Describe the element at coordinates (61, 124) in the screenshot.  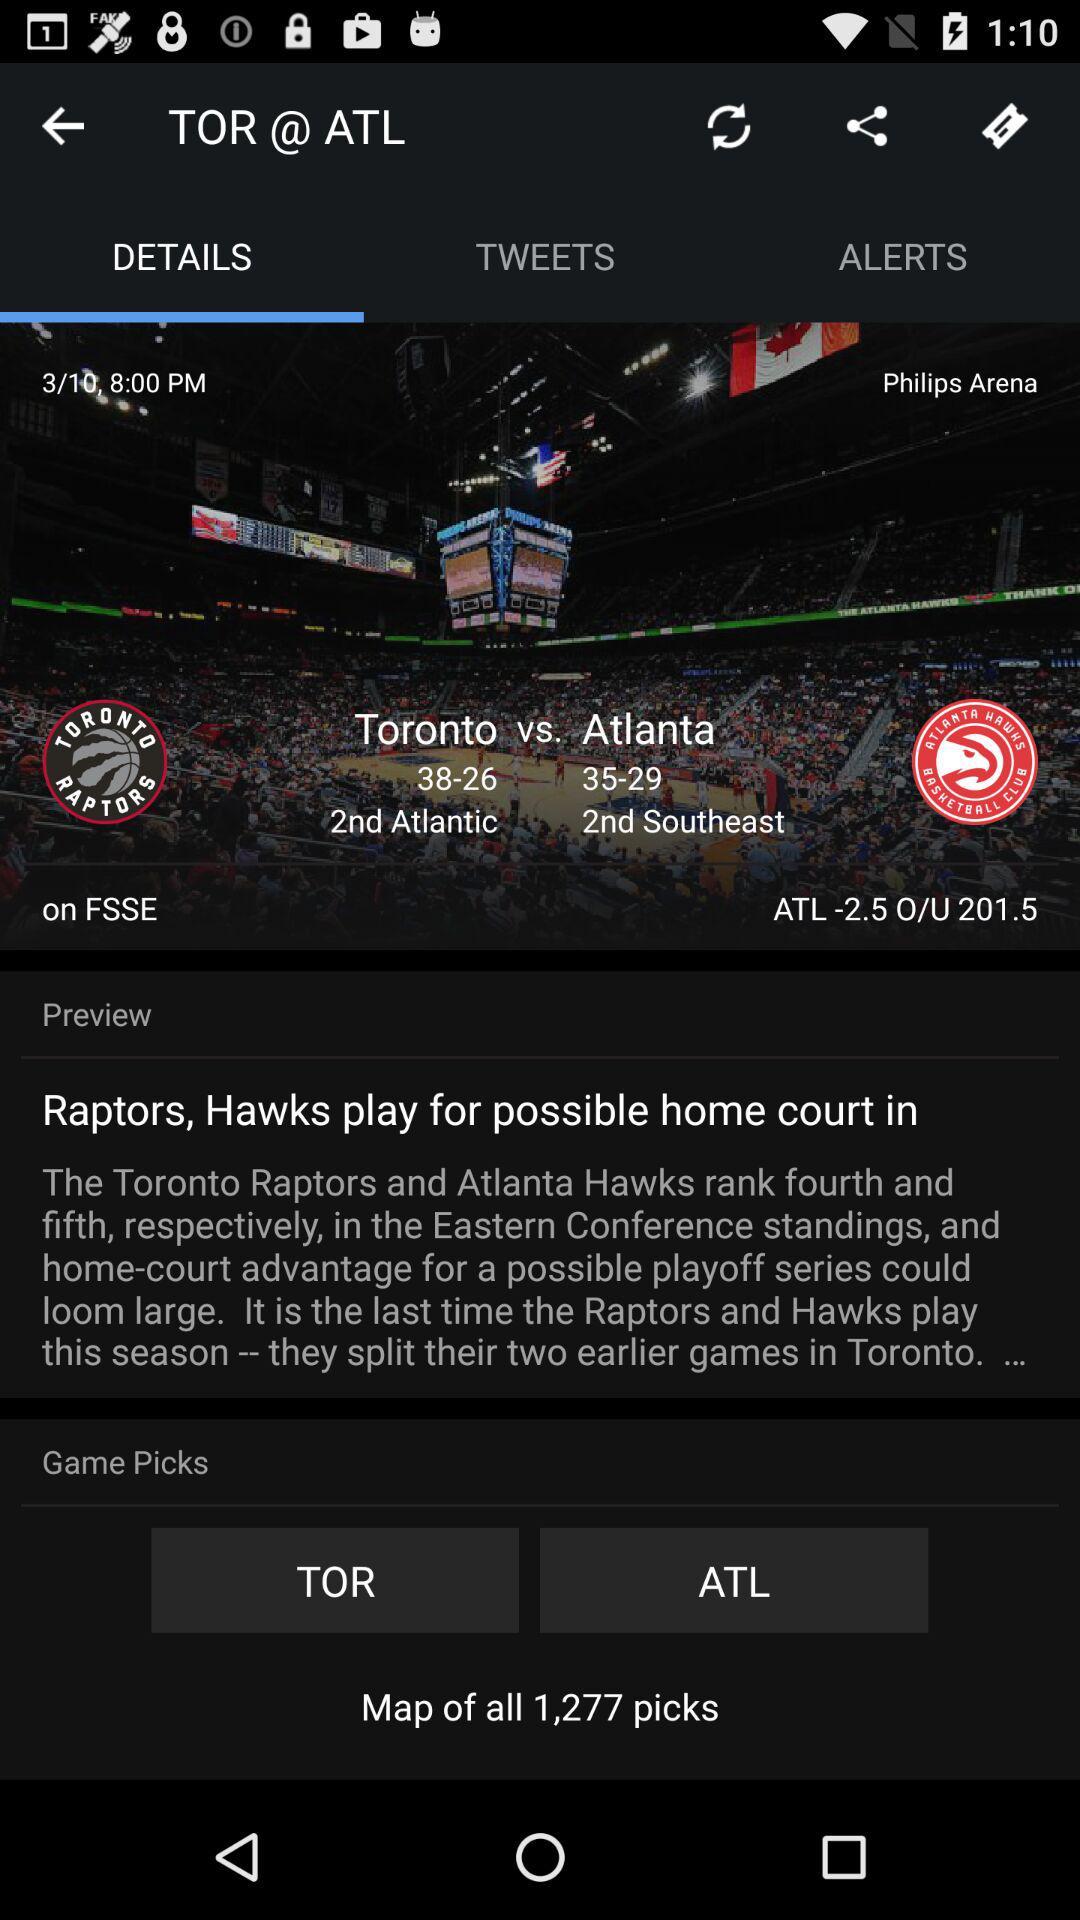
I see `go back` at that location.